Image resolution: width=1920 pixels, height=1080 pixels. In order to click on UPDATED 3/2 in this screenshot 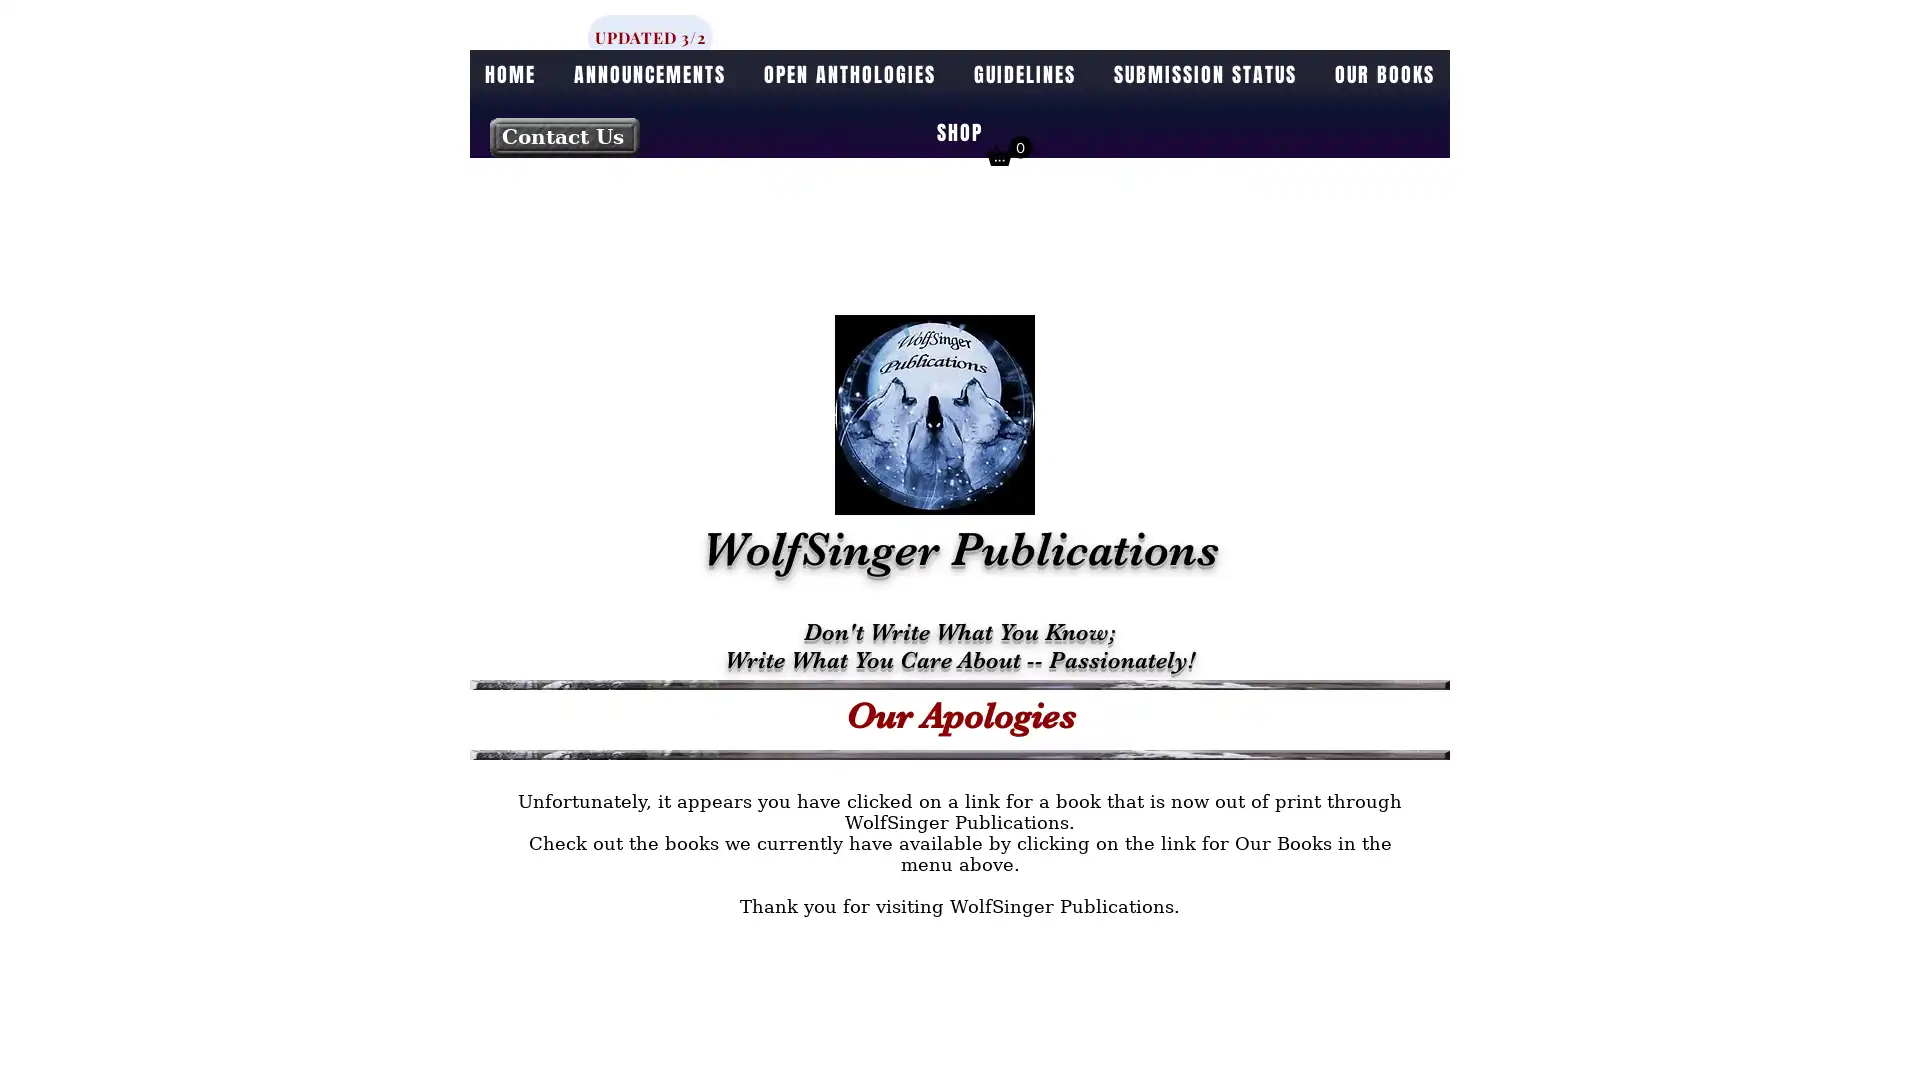, I will do `click(650, 37)`.